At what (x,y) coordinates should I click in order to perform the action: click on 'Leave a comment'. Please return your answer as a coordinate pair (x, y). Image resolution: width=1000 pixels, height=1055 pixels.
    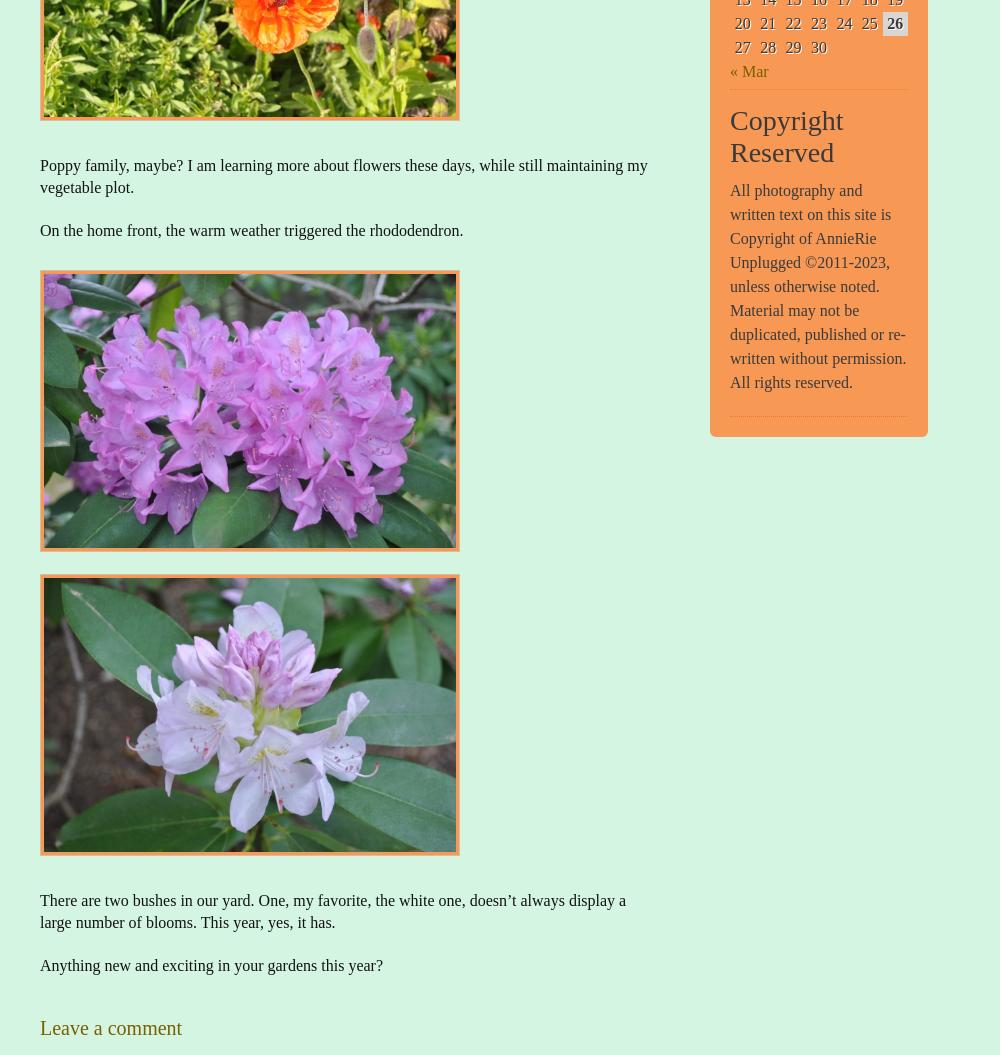
    Looking at the image, I should click on (110, 1026).